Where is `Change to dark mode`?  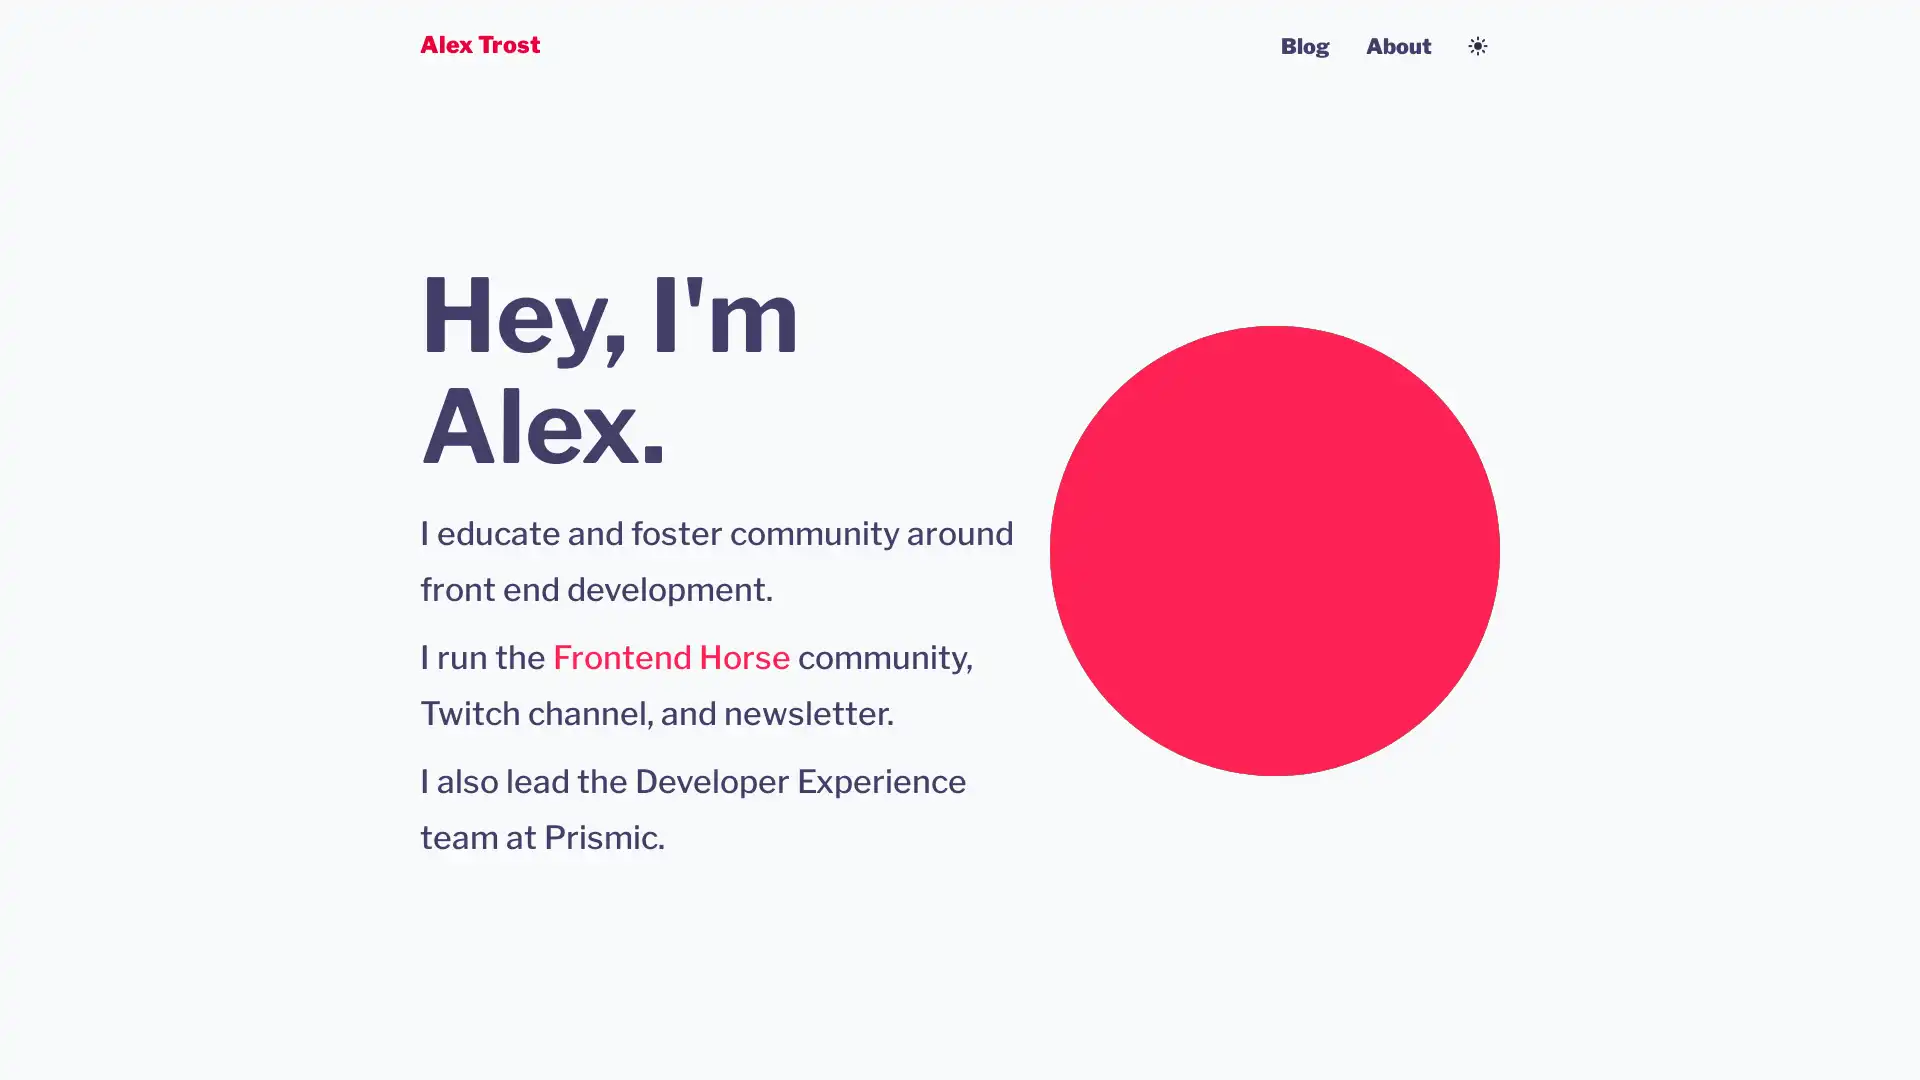 Change to dark mode is located at coordinates (1478, 45).